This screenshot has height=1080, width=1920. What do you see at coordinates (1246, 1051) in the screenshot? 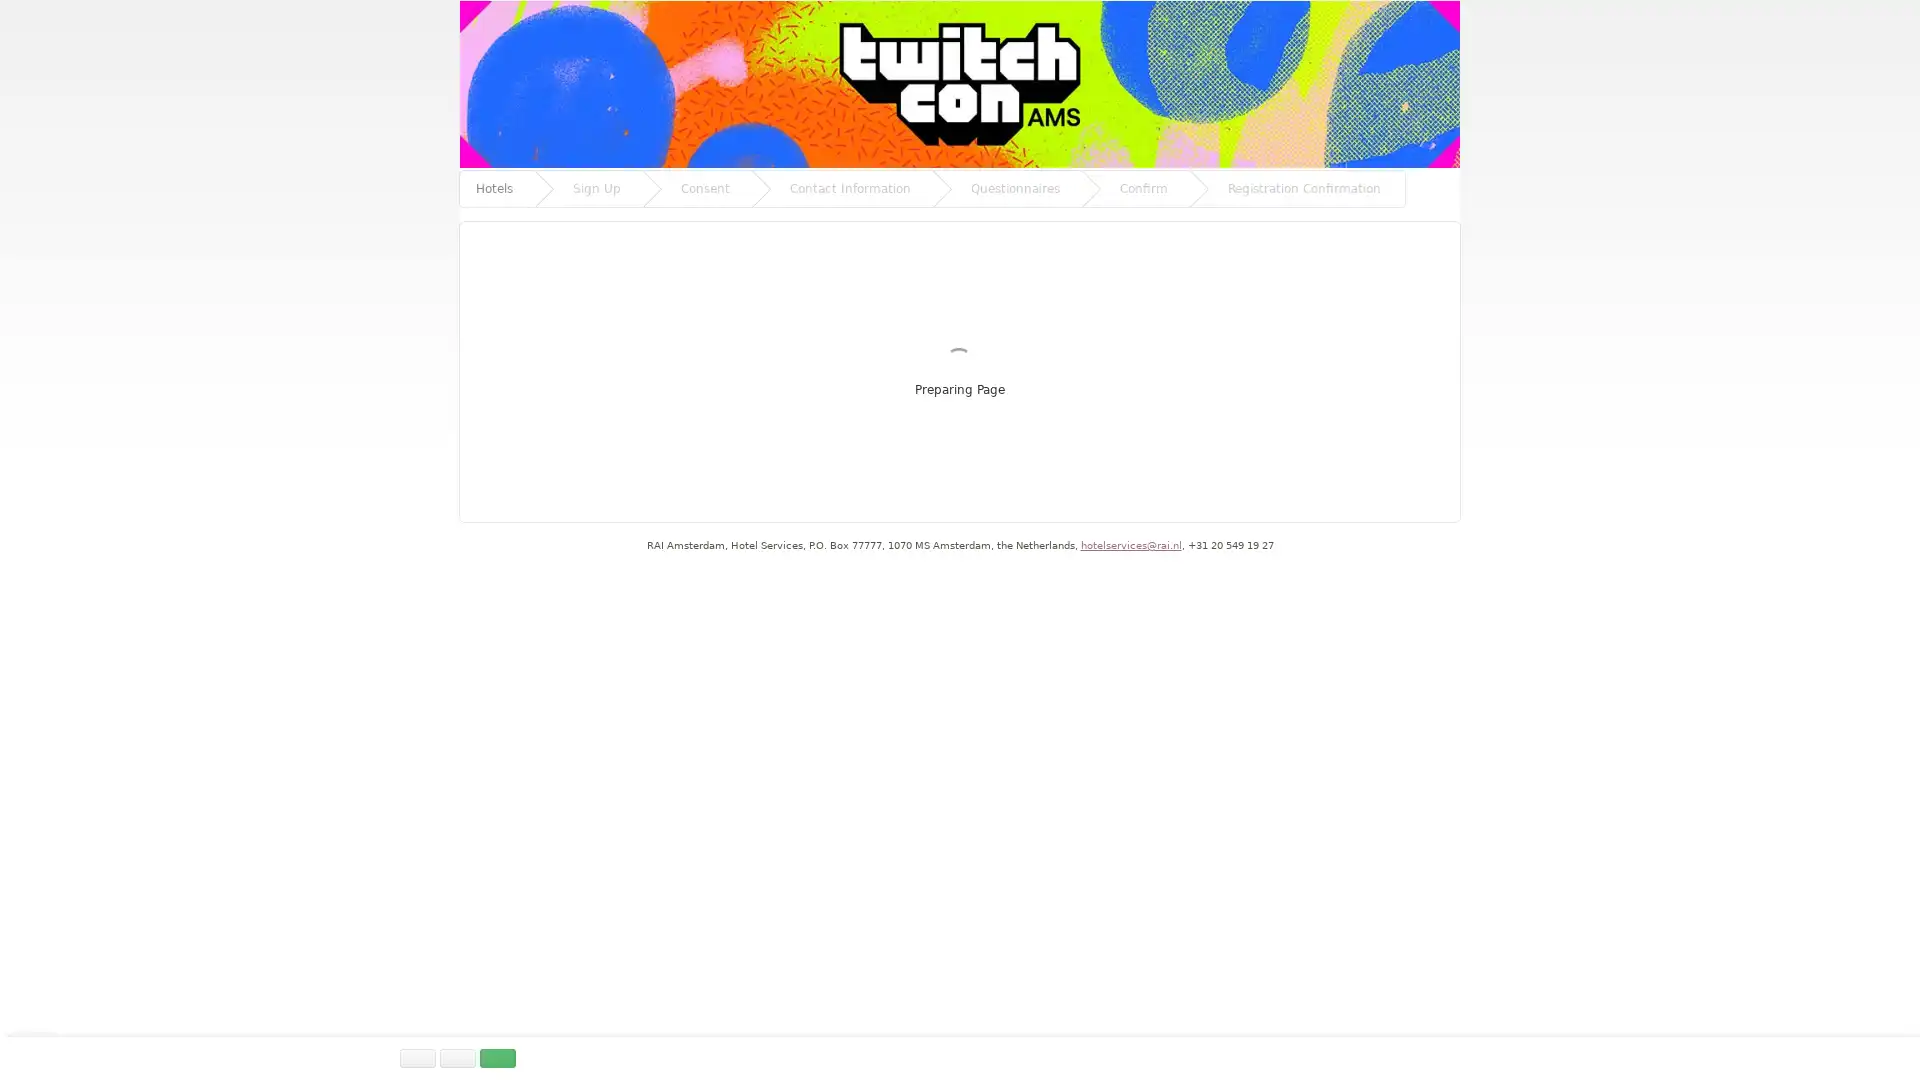
I see `CUSTOMISE SETTINGS` at bounding box center [1246, 1051].